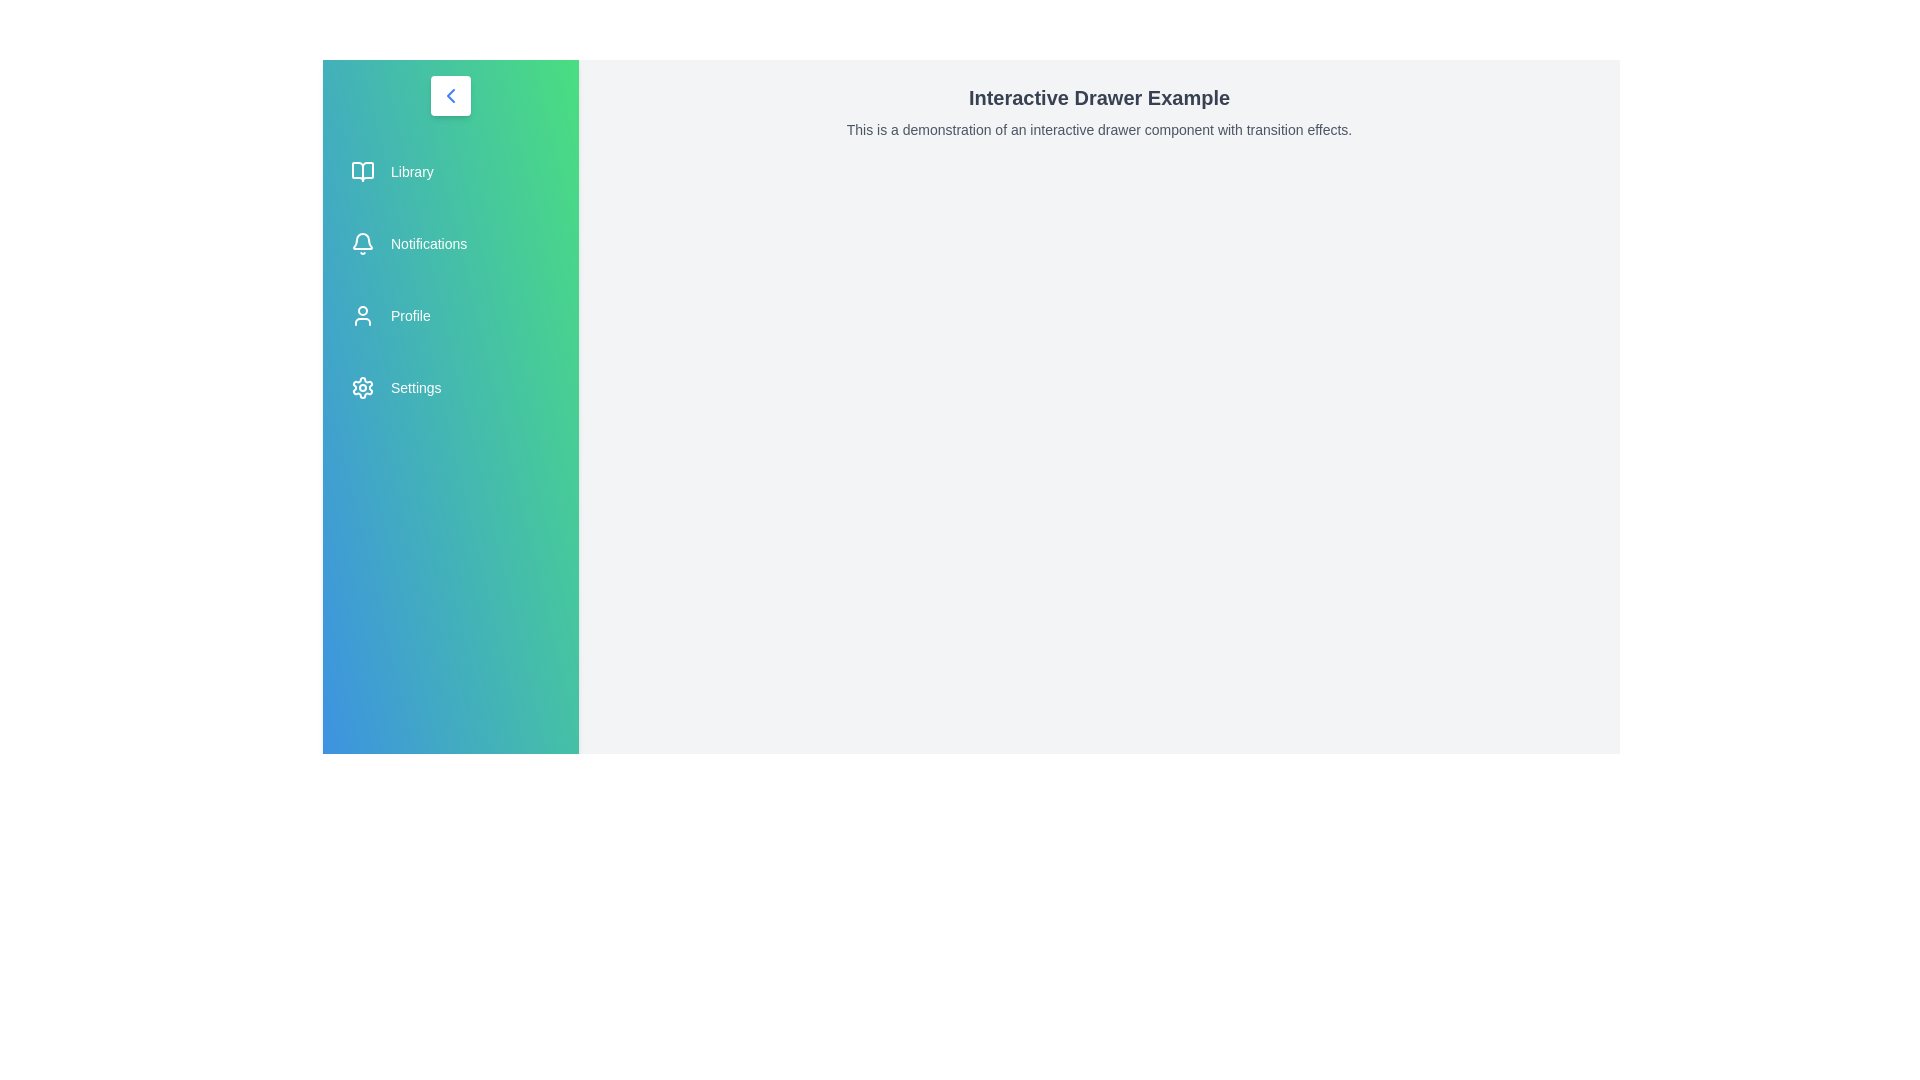 The image size is (1920, 1080). What do you see at coordinates (450, 171) in the screenshot?
I see `the menu item labeled 'Library' to navigate or trigger its associated action` at bounding box center [450, 171].